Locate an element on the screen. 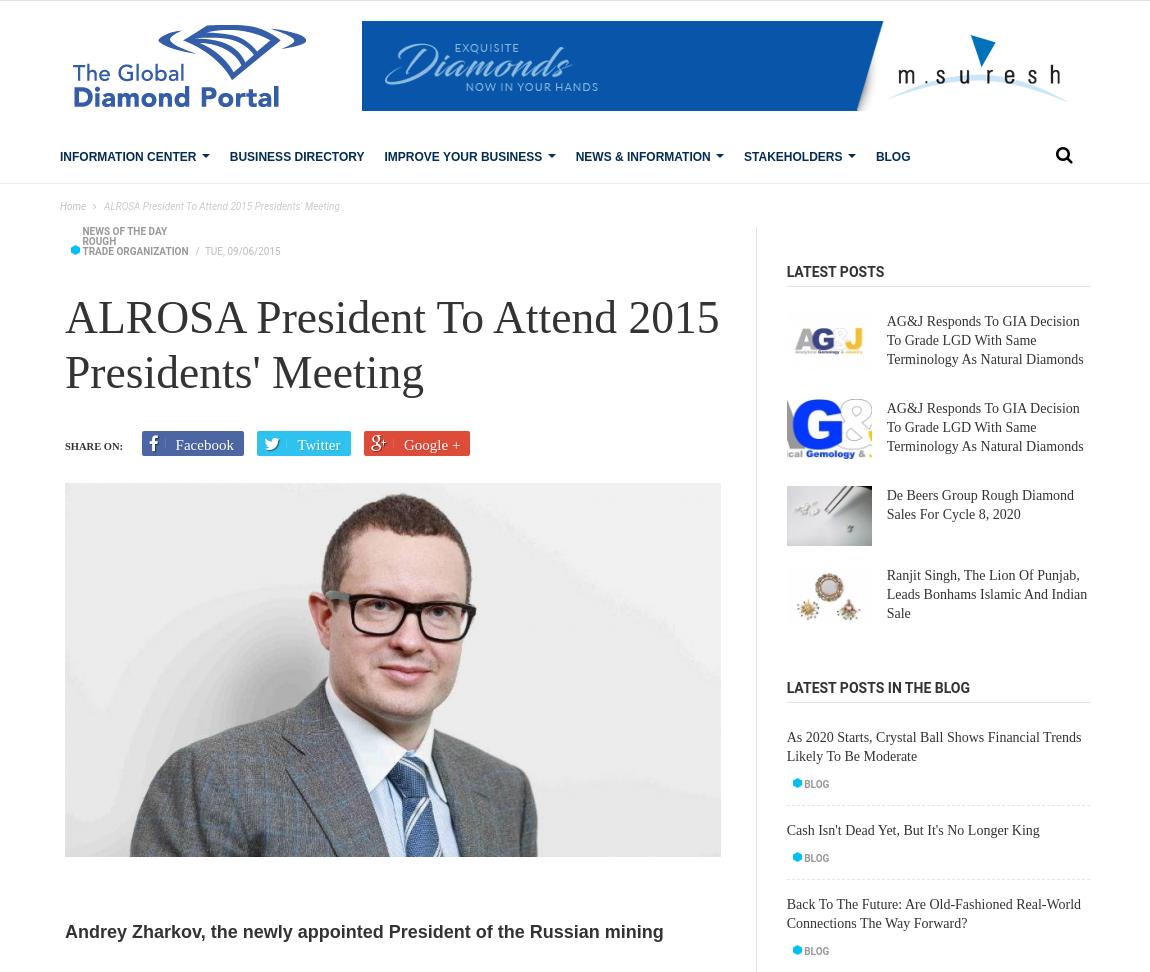  'Trade Organization' is located at coordinates (80, 251).